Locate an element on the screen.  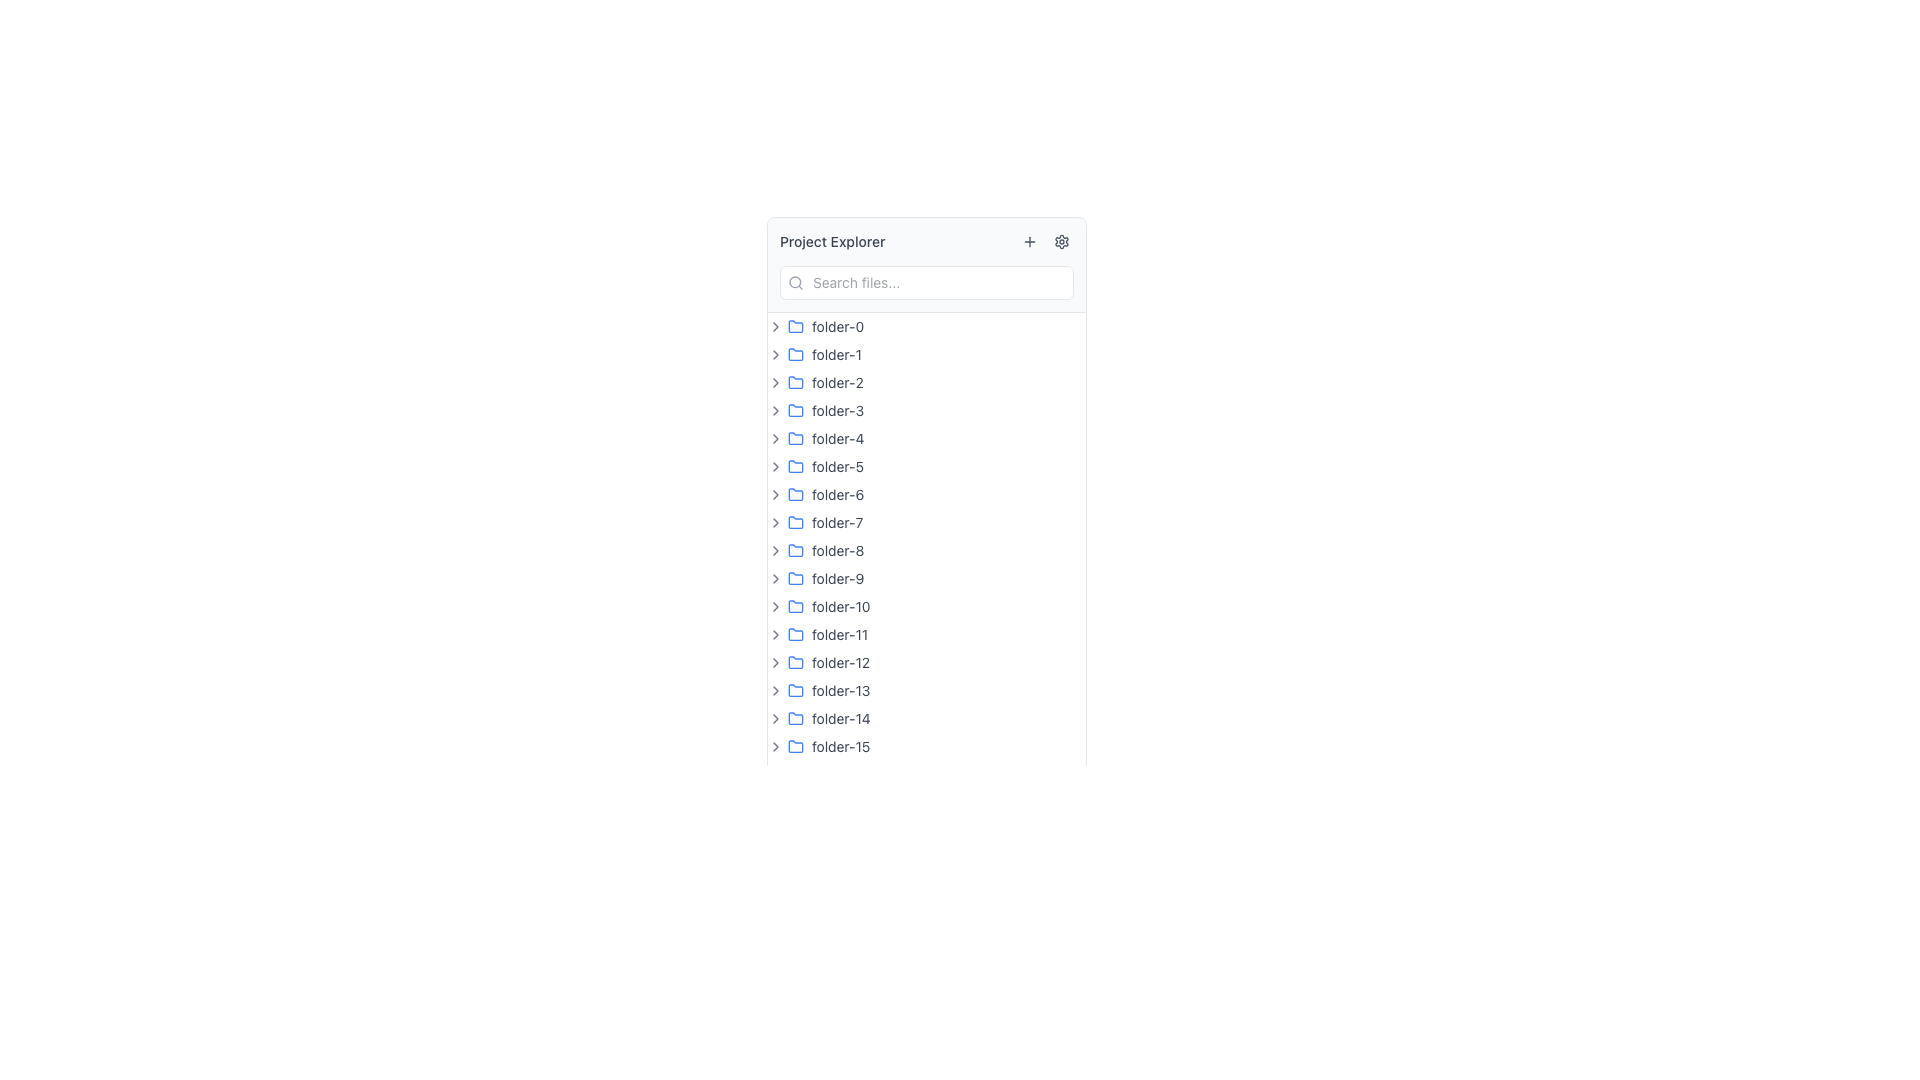
the button group located at the top-right side of the 'Project Explorer' section, which contains two buttons: a plus ('+') icon on the left and a gear icon on the right is located at coordinates (1045, 241).